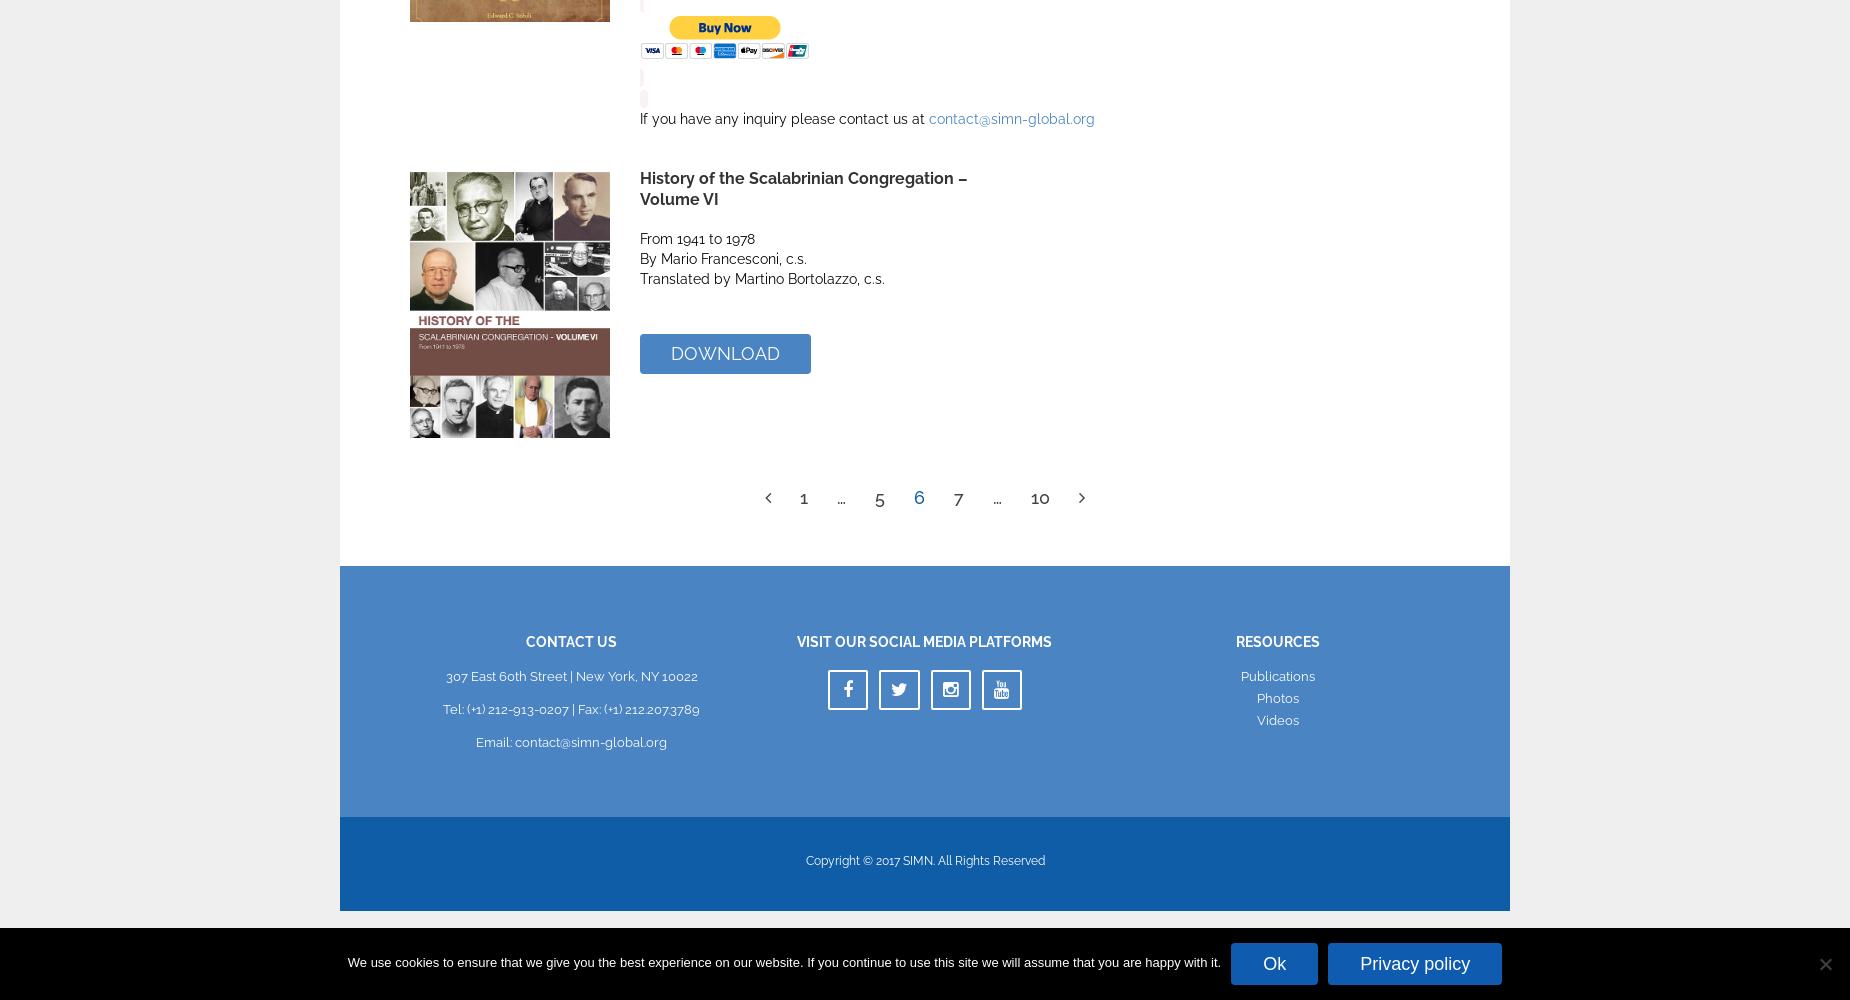 Image resolution: width=1850 pixels, height=1000 pixels. What do you see at coordinates (953, 495) in the screenshot?
I see `'7'` at bounding box center [953, 495].